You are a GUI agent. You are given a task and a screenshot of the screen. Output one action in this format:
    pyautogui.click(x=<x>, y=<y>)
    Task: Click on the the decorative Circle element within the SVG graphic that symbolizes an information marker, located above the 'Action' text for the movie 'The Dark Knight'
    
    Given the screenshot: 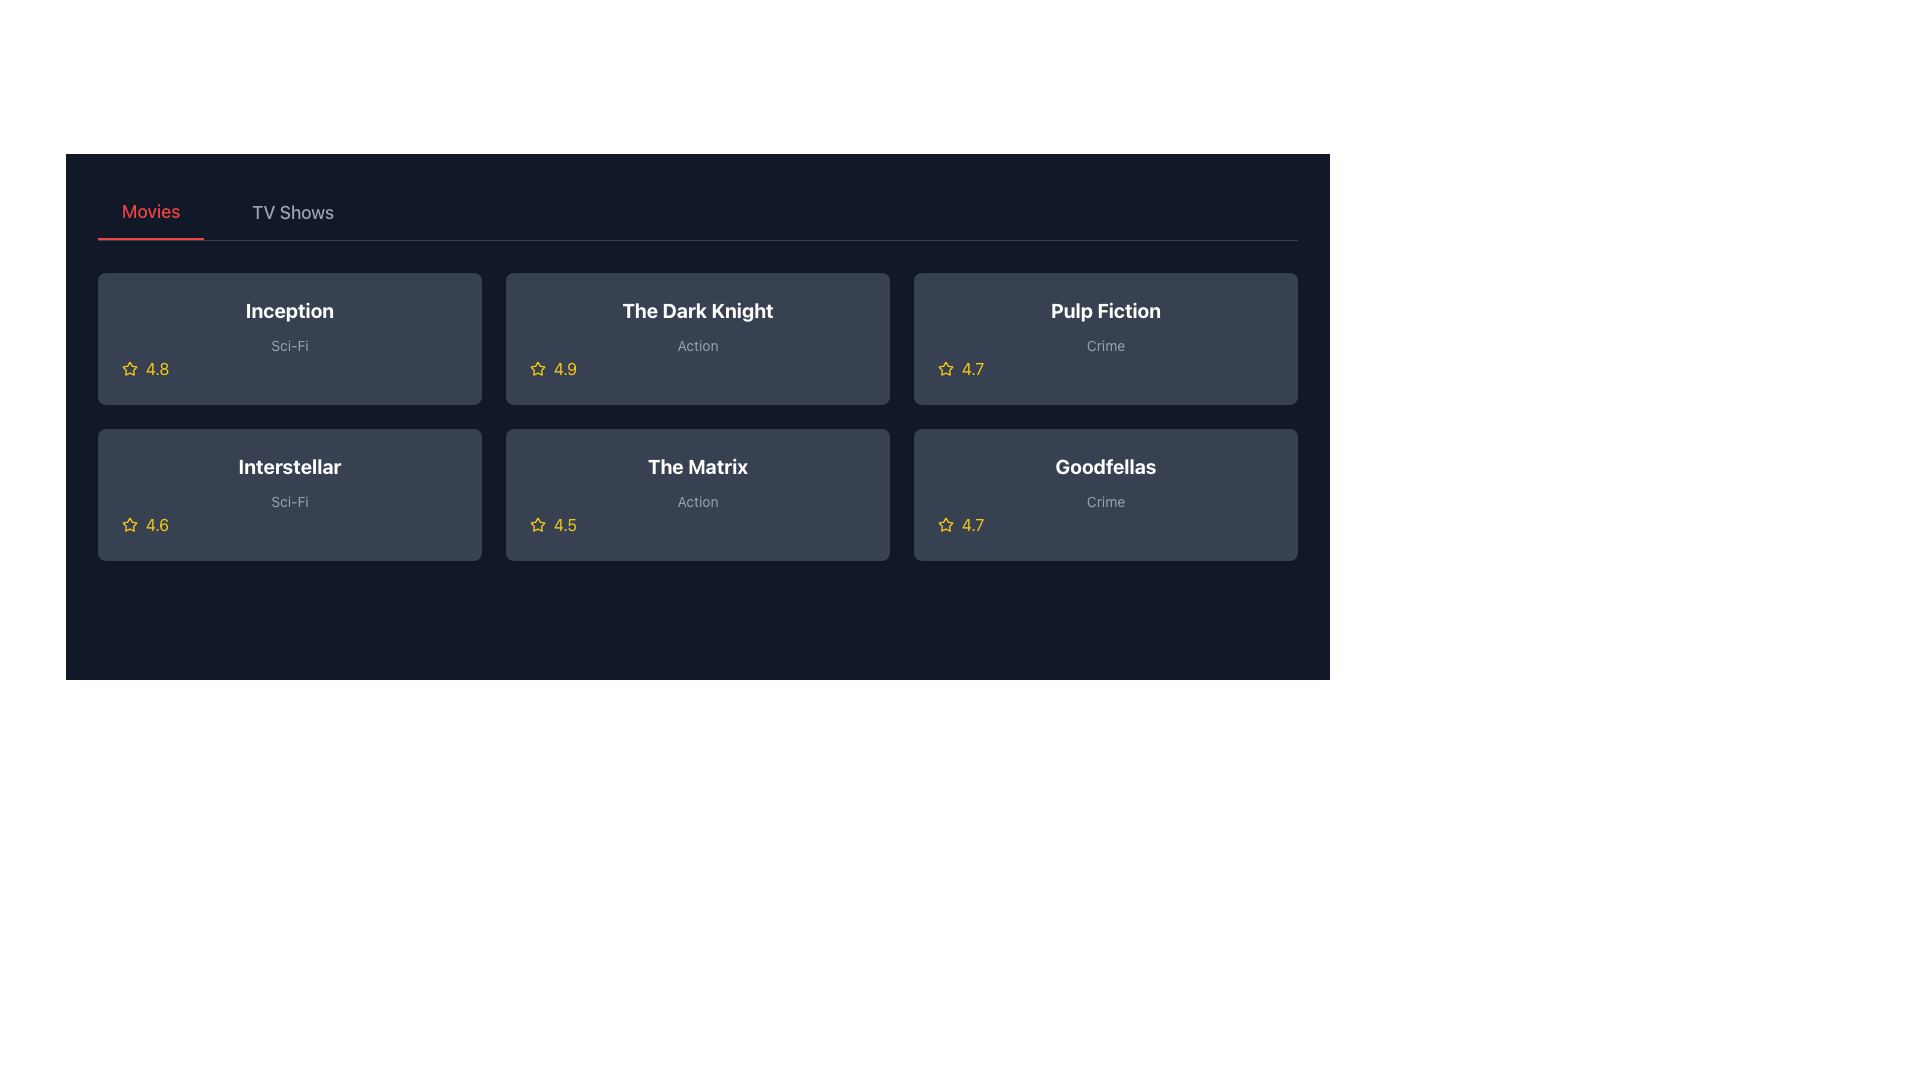 What is the action you would take?
    pyautogui.click(x=697, y=338)
    